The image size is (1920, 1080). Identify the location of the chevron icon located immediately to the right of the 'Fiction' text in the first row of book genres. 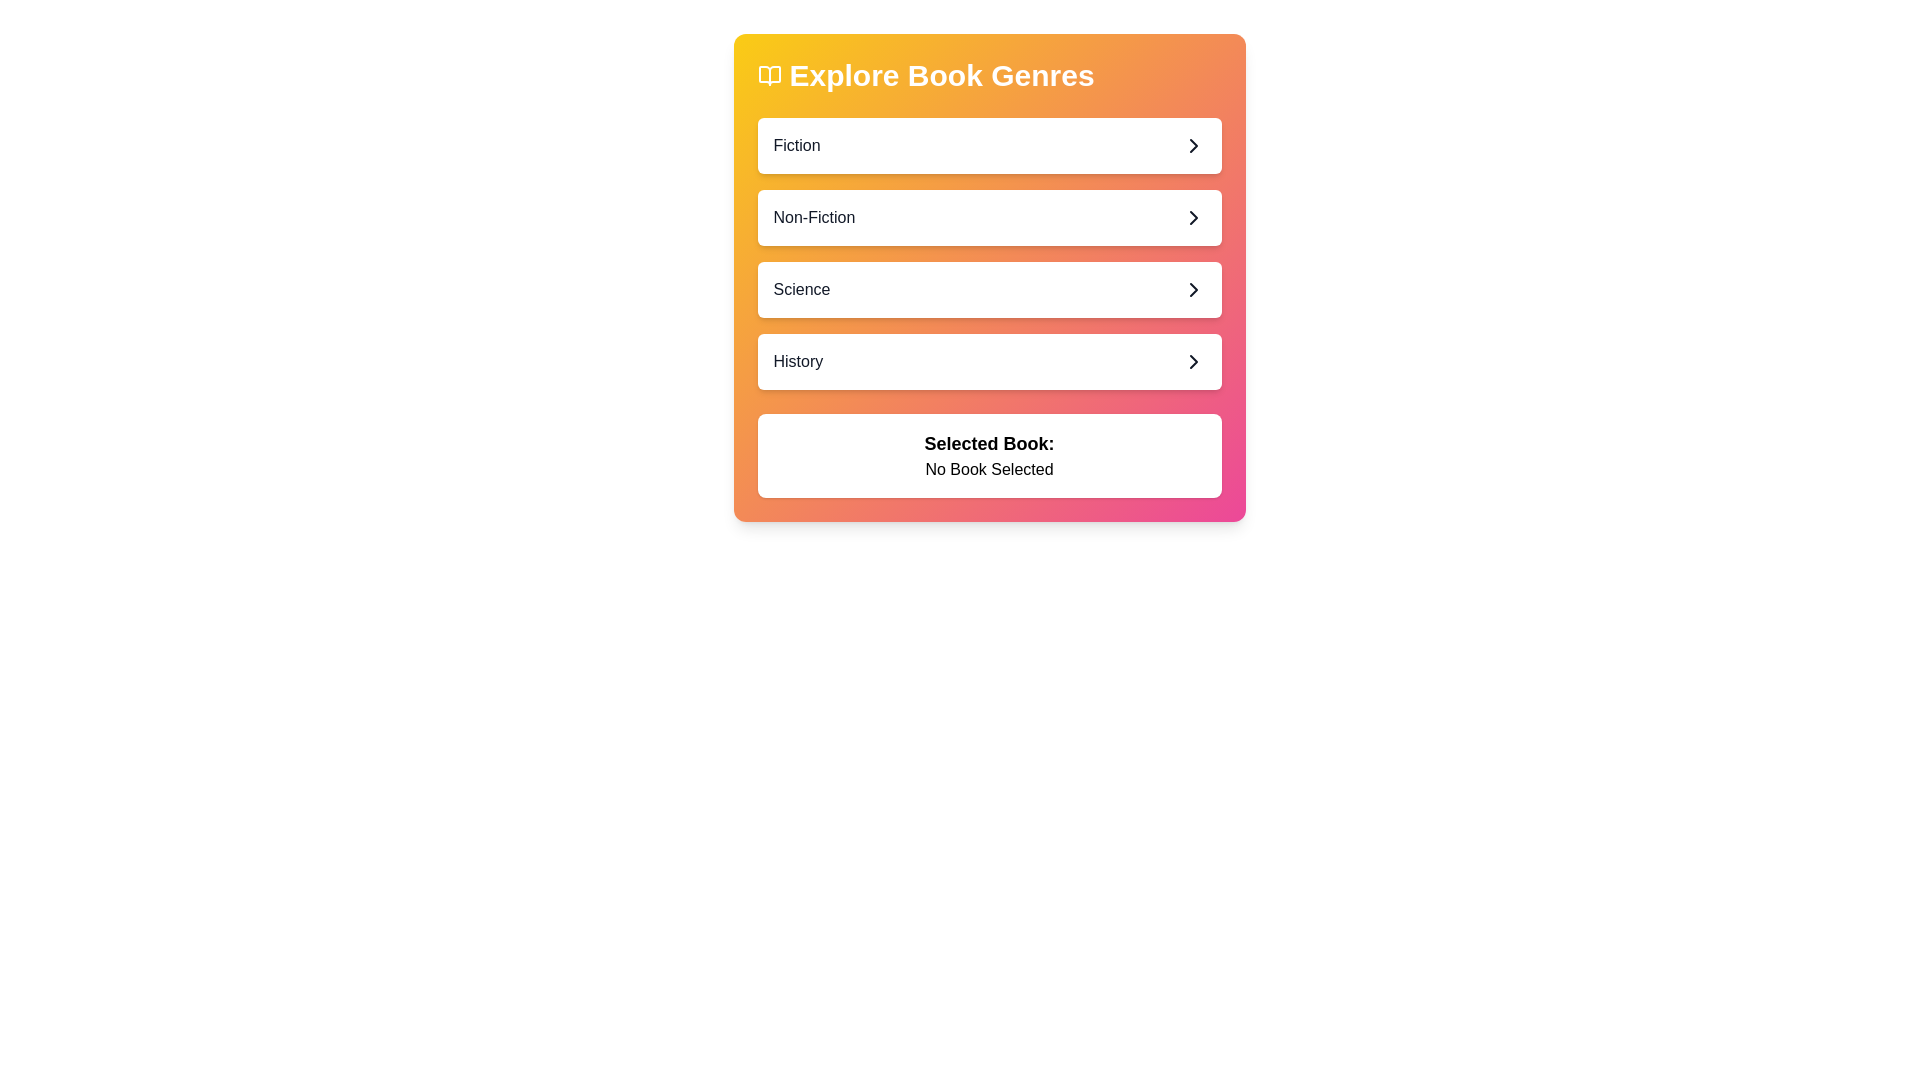
(1193, 145).